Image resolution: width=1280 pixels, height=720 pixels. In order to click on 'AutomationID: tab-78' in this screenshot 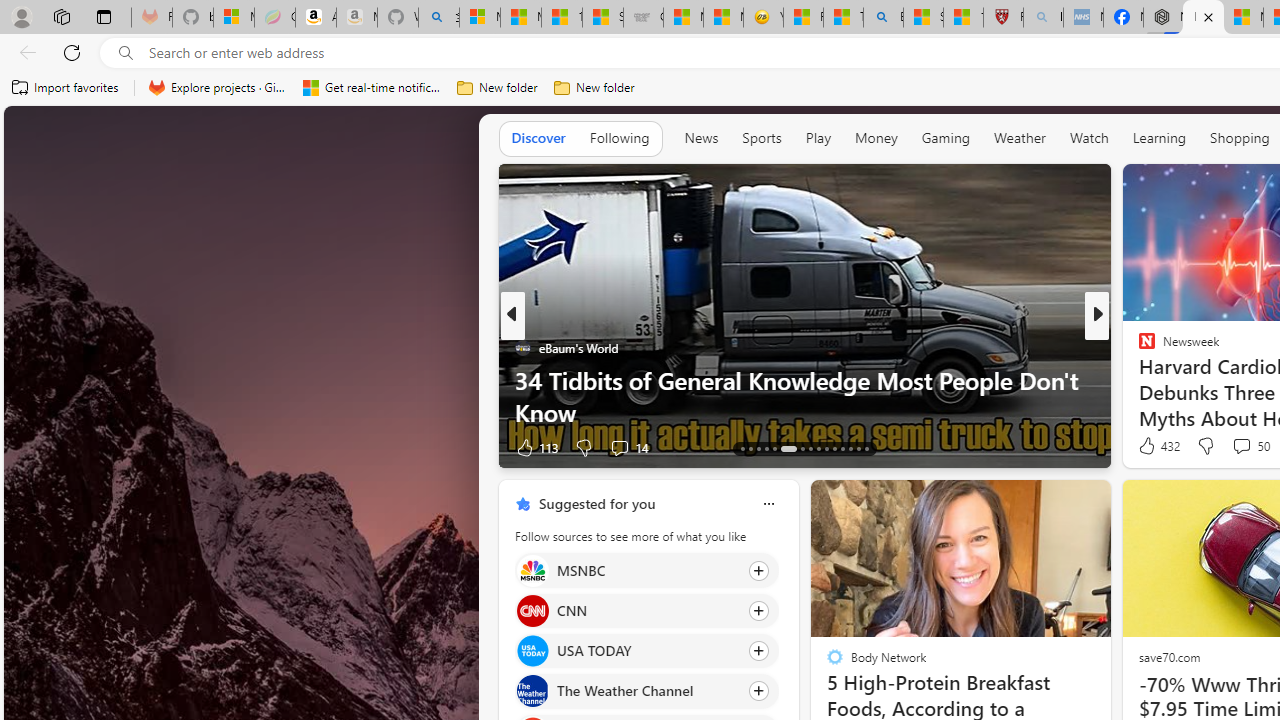, I will do `click(850, 447)`.